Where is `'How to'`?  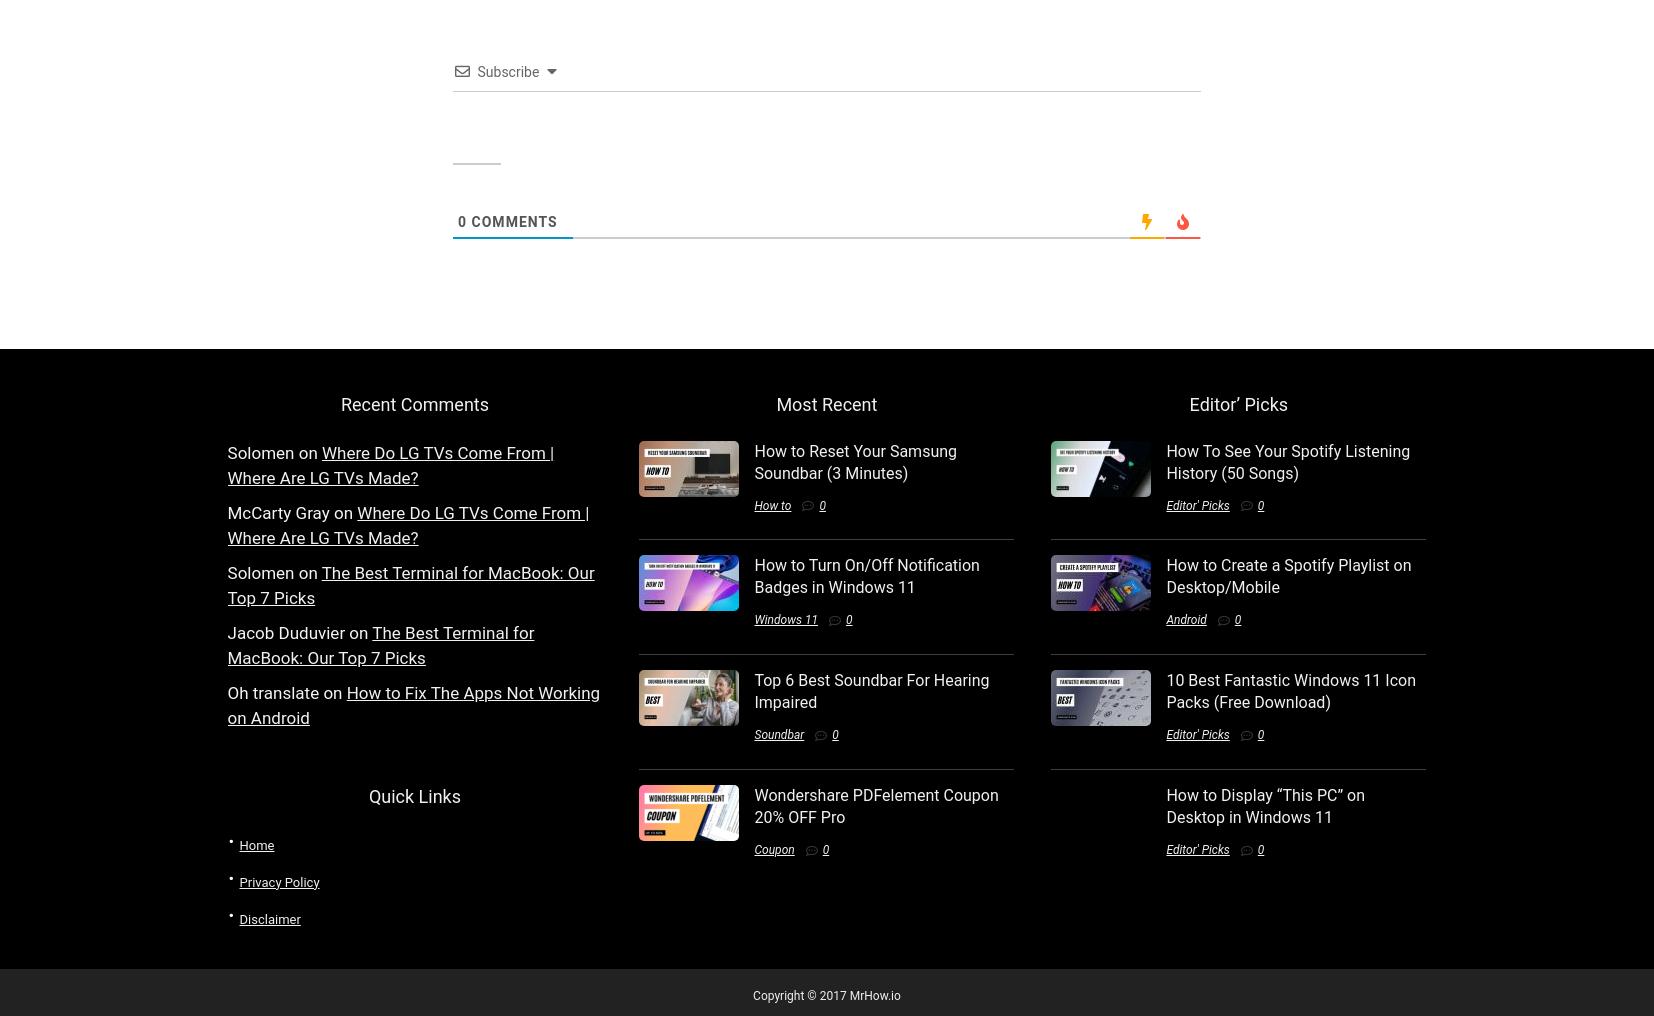
'How to' is located at coordinates (772, 504).